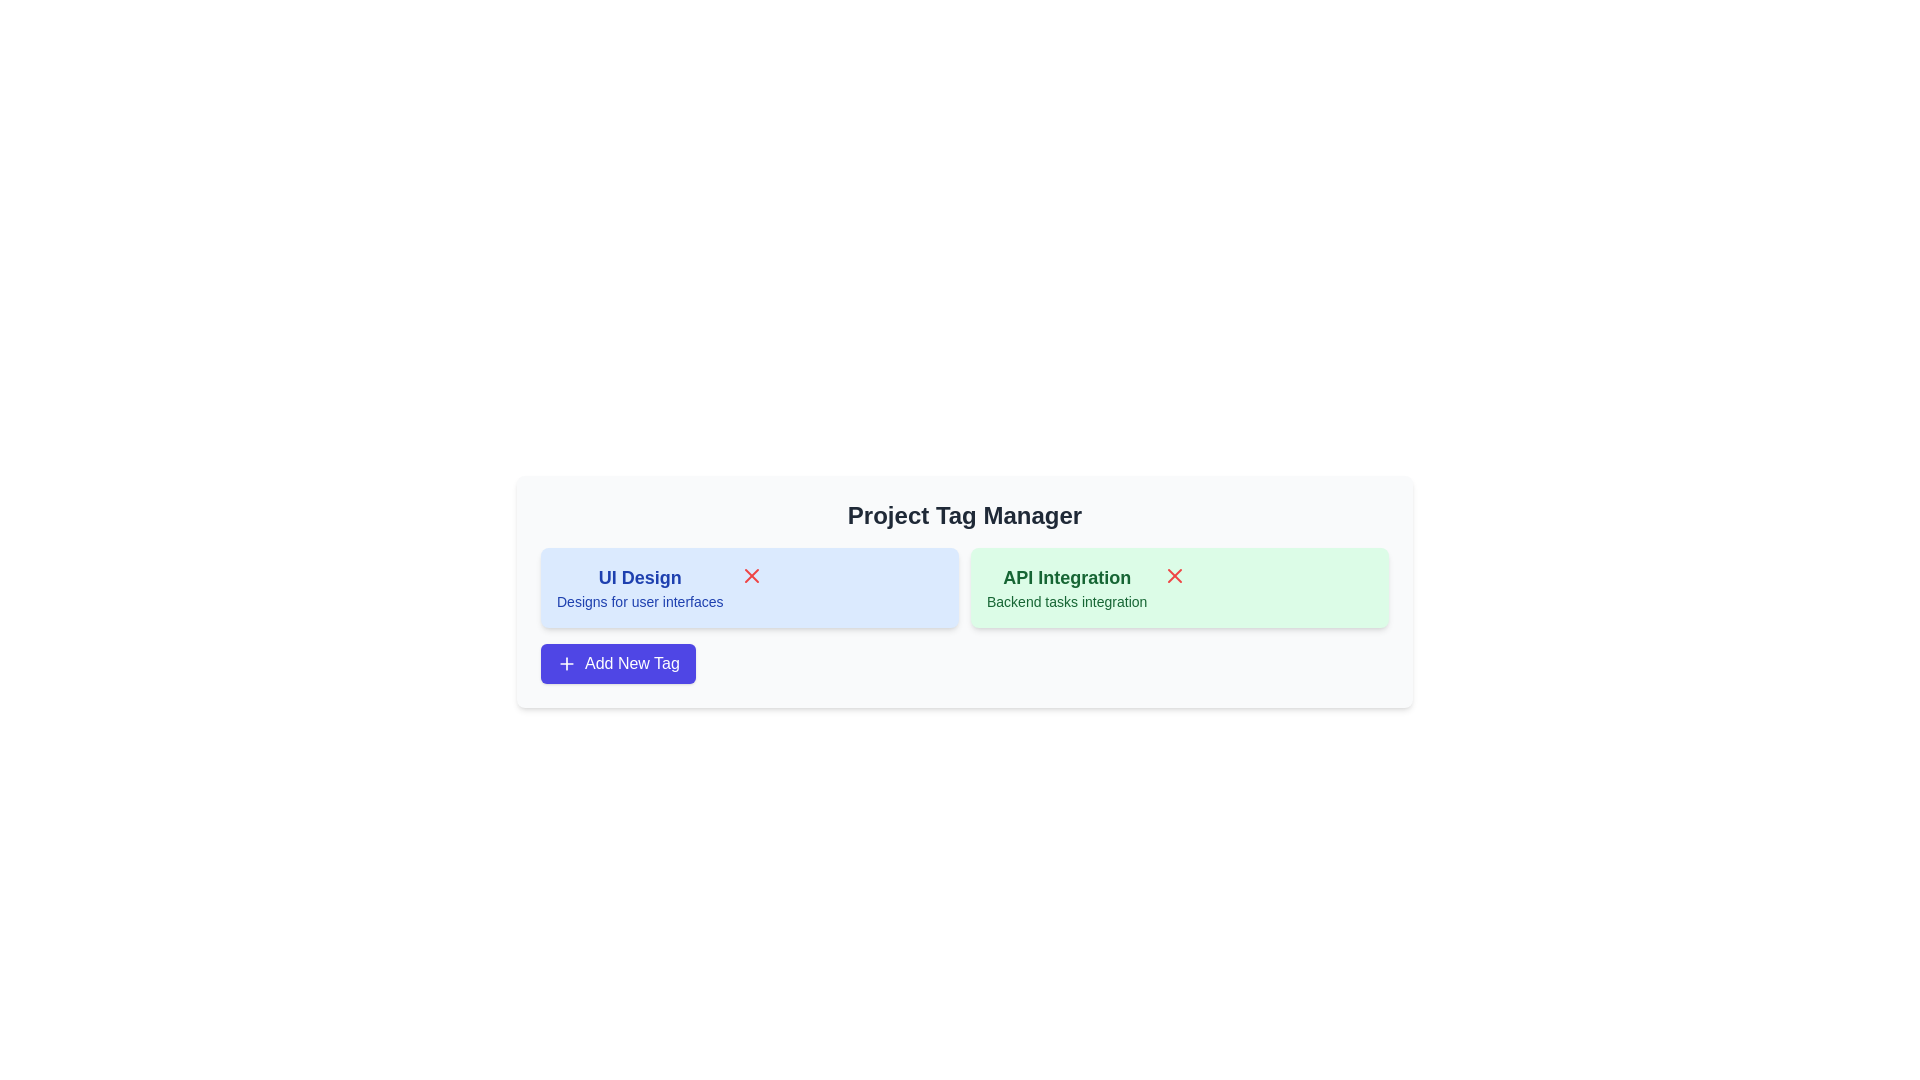 This screenshot has height=1080, width=1920. Describe the element at coordinates (1066, 578) in the screenshot. I see `the text label displaying 'API Integration' which is centrally aligned on a light green background, located in the rightmost tag block above the text 'Backend tasks integration'` at that location.